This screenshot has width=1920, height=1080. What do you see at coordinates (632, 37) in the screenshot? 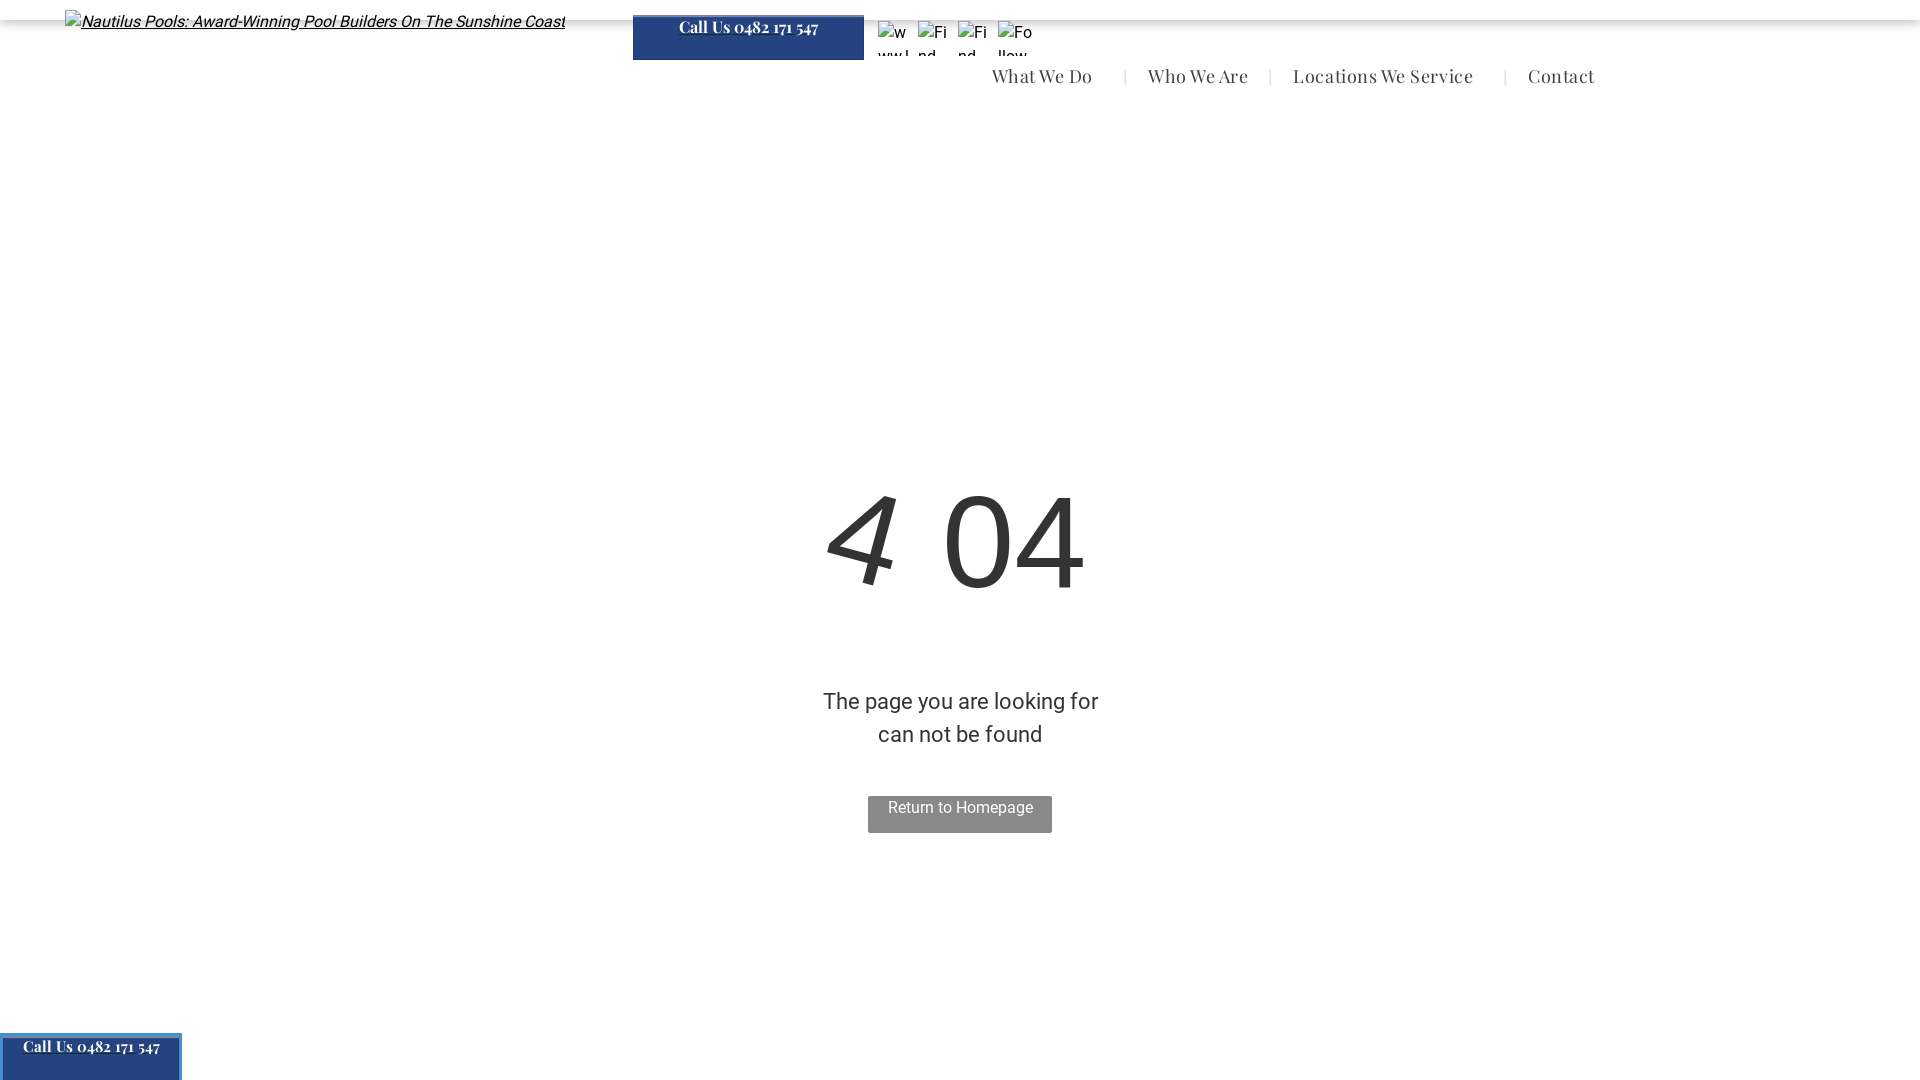
I see `'Call Us 0482 171 547'` at bounding box center [632, 37].